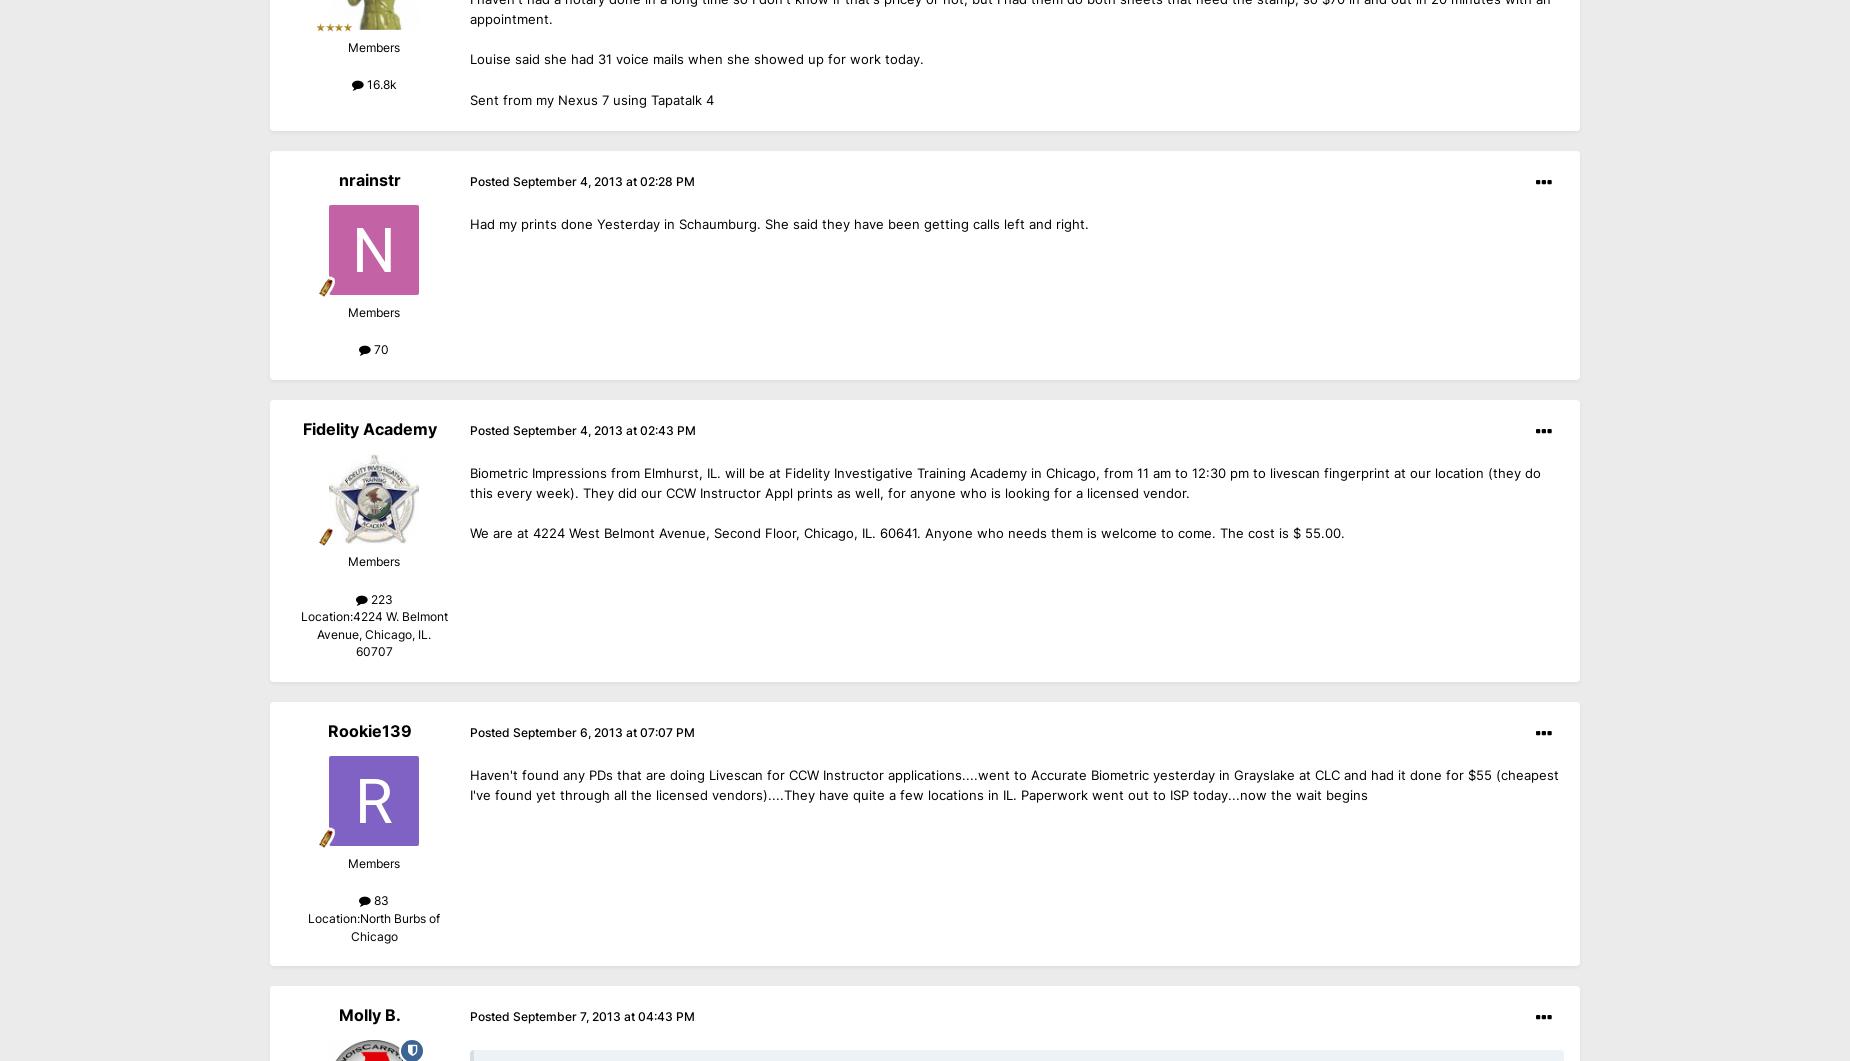 The width and height of the screenshot is (1850, 1061). What do you see at coordinates (369, 177) in the screenshot?
I see `'nrainstr'` at bounding box center [369, 177].